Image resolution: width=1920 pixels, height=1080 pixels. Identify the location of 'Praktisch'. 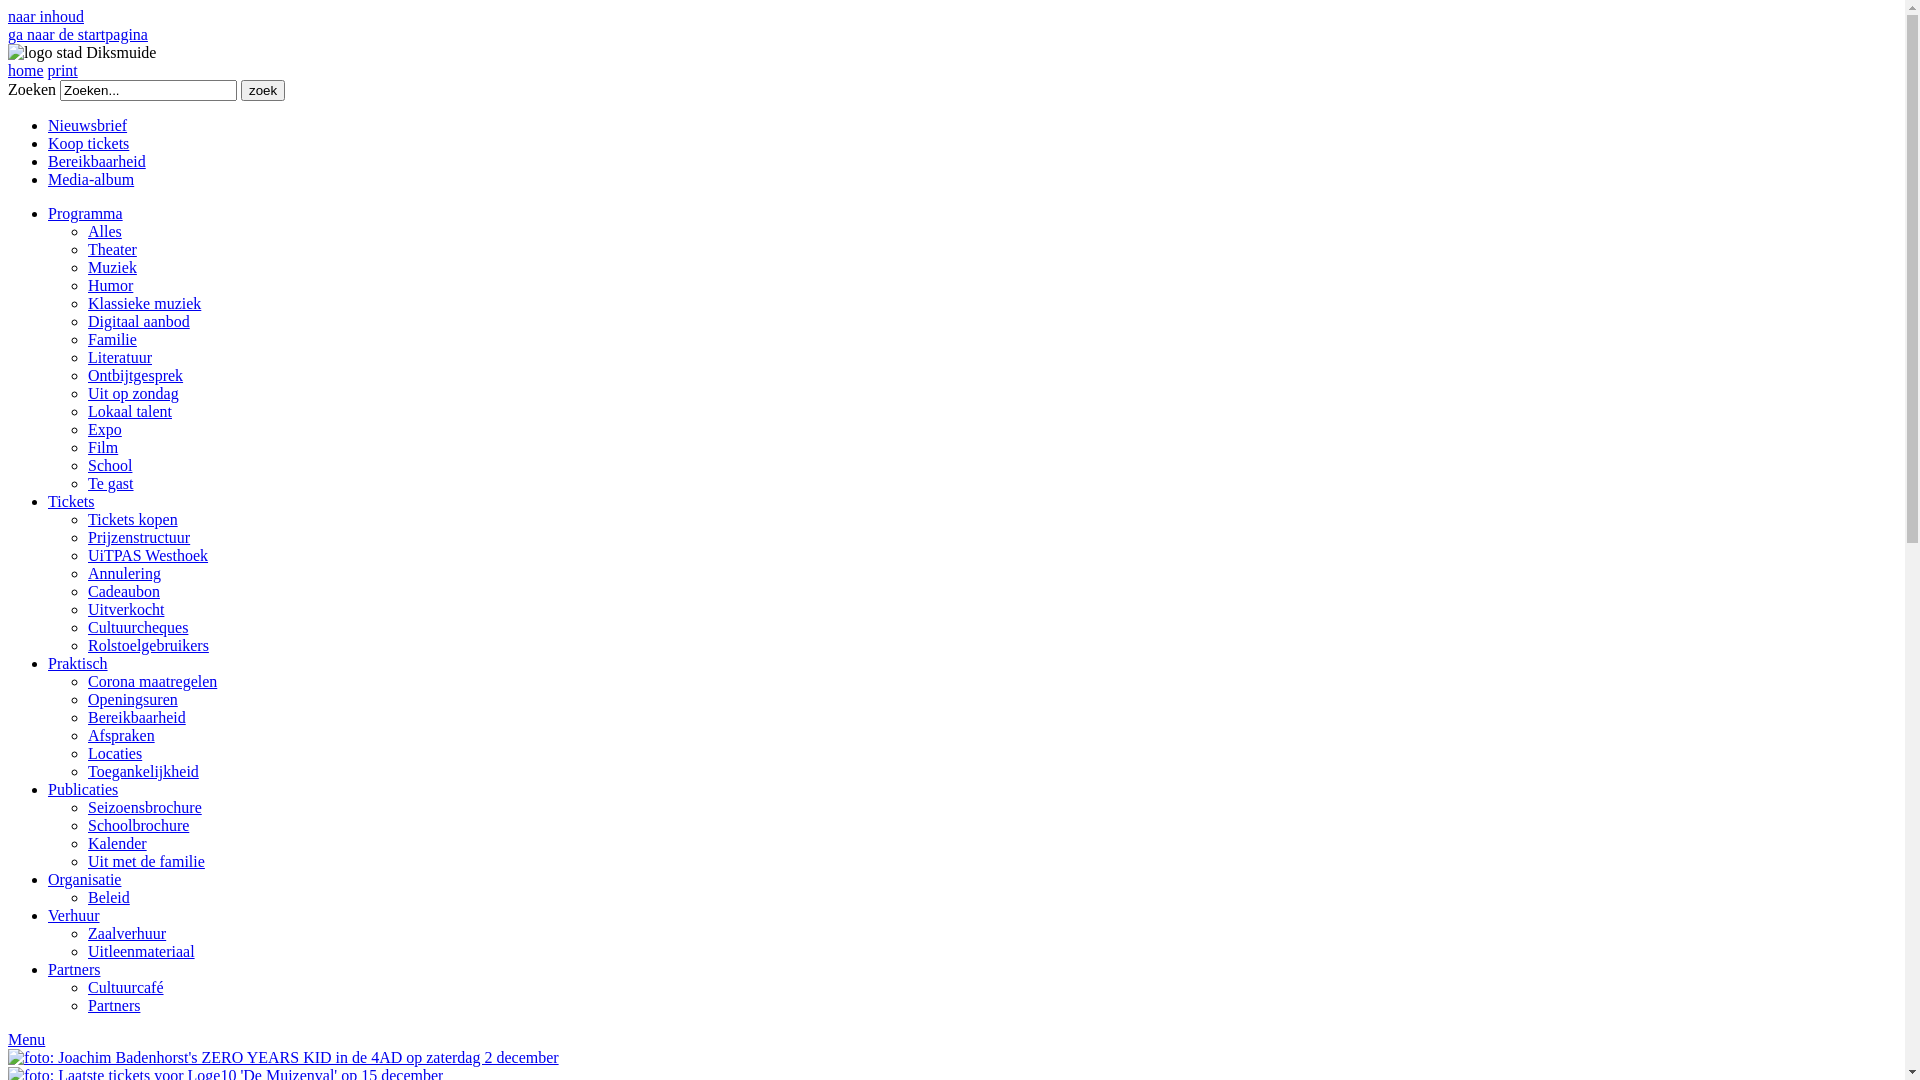
(48, 663).